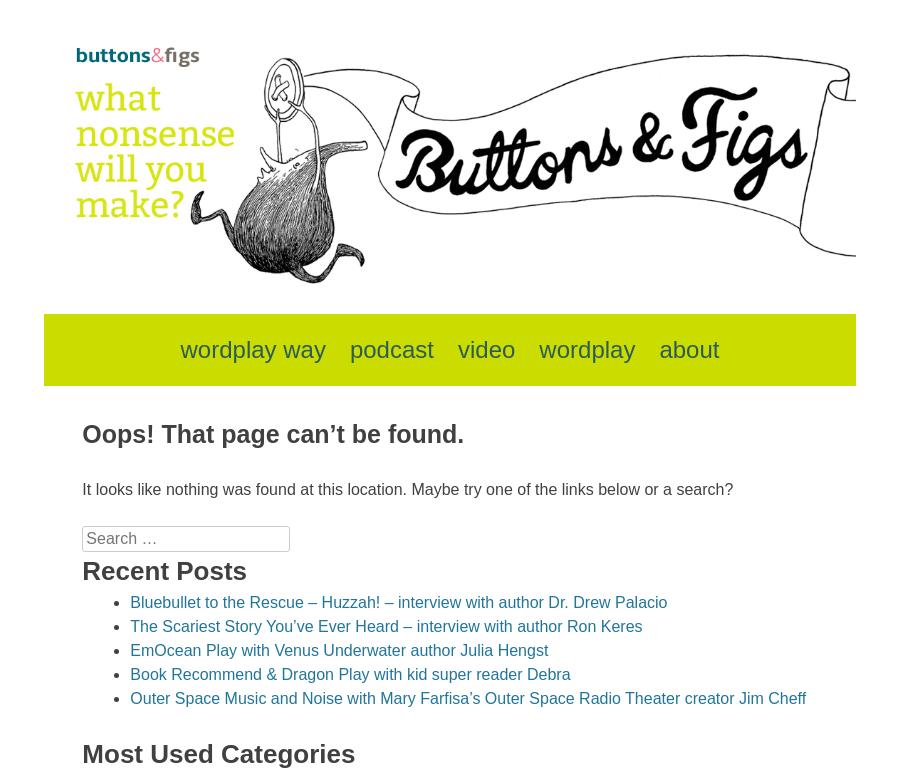 This screenshot has height=777, width=900. I want to click on 'EmOcean Play with Venus Underwater author Julia Hengst', so click(339, 648).